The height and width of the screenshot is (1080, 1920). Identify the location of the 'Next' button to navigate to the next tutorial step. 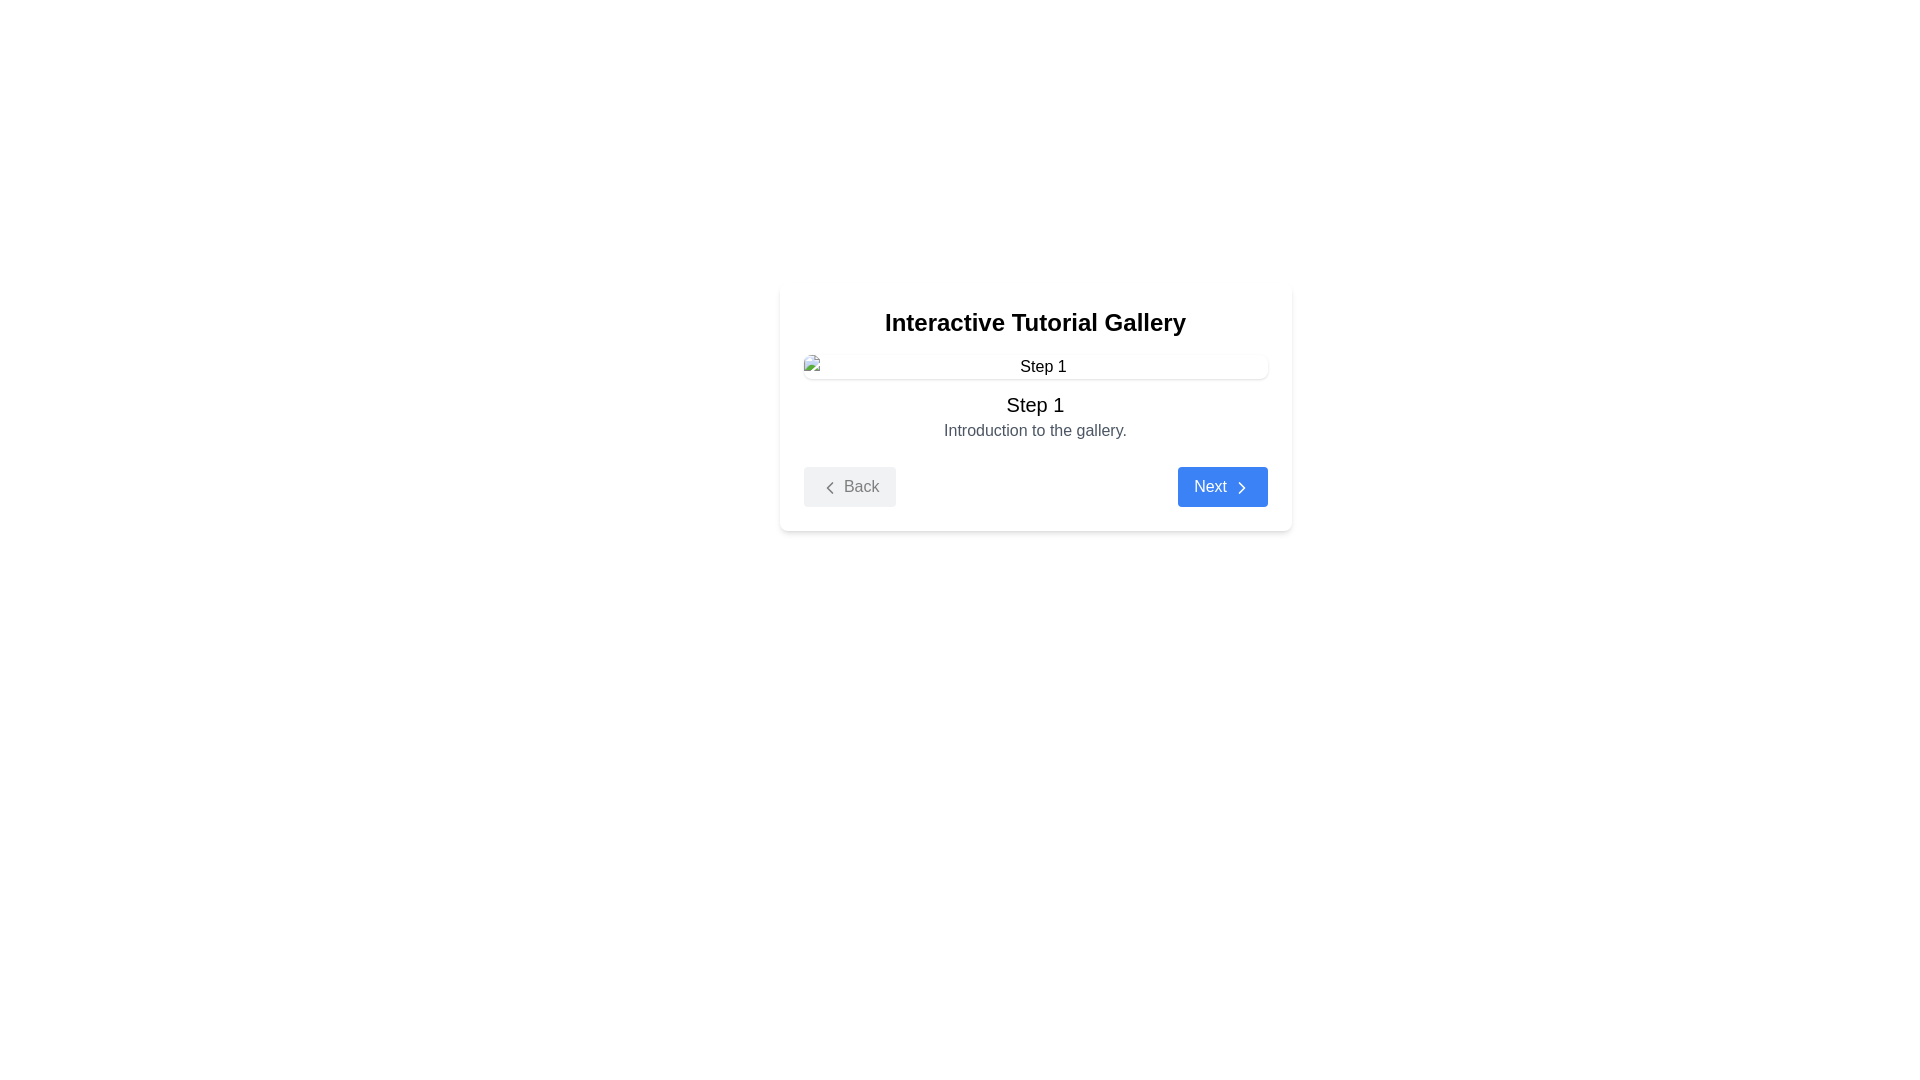
(1221, 486).